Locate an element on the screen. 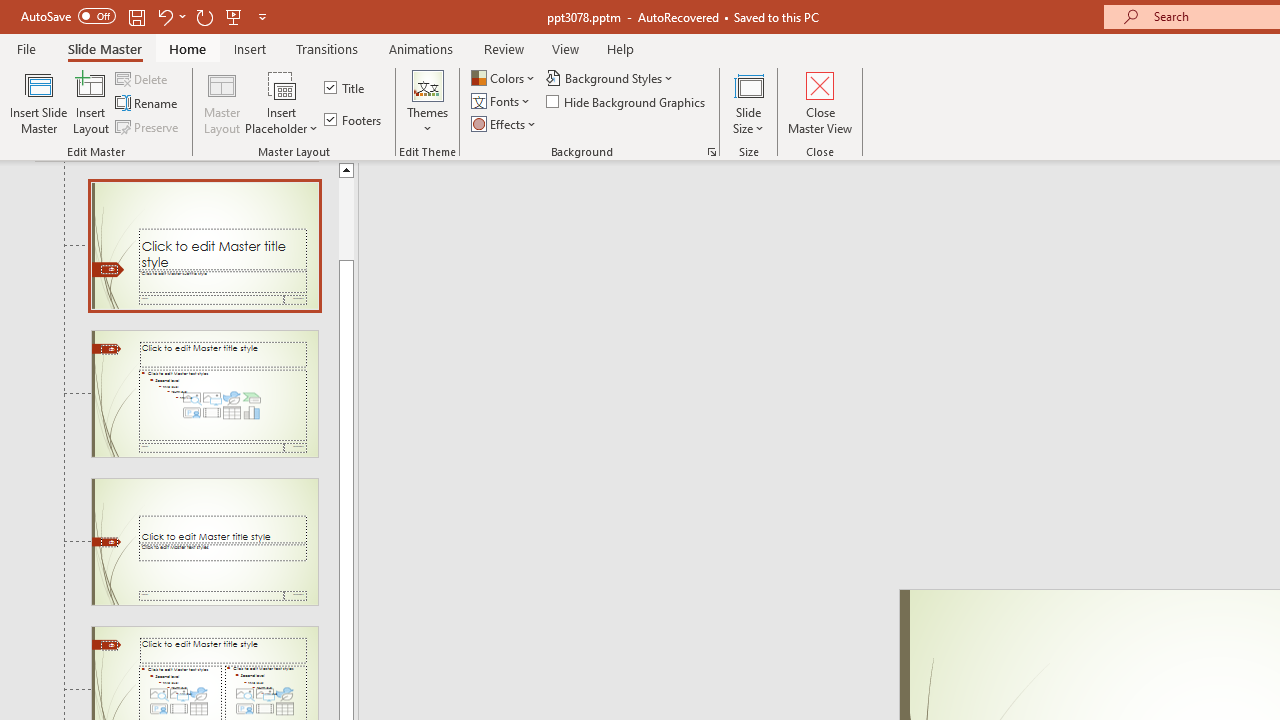 Image resolution: width=1280 pixels, height=720 pixels. 'Themes' is located at coordinates (426, 103).